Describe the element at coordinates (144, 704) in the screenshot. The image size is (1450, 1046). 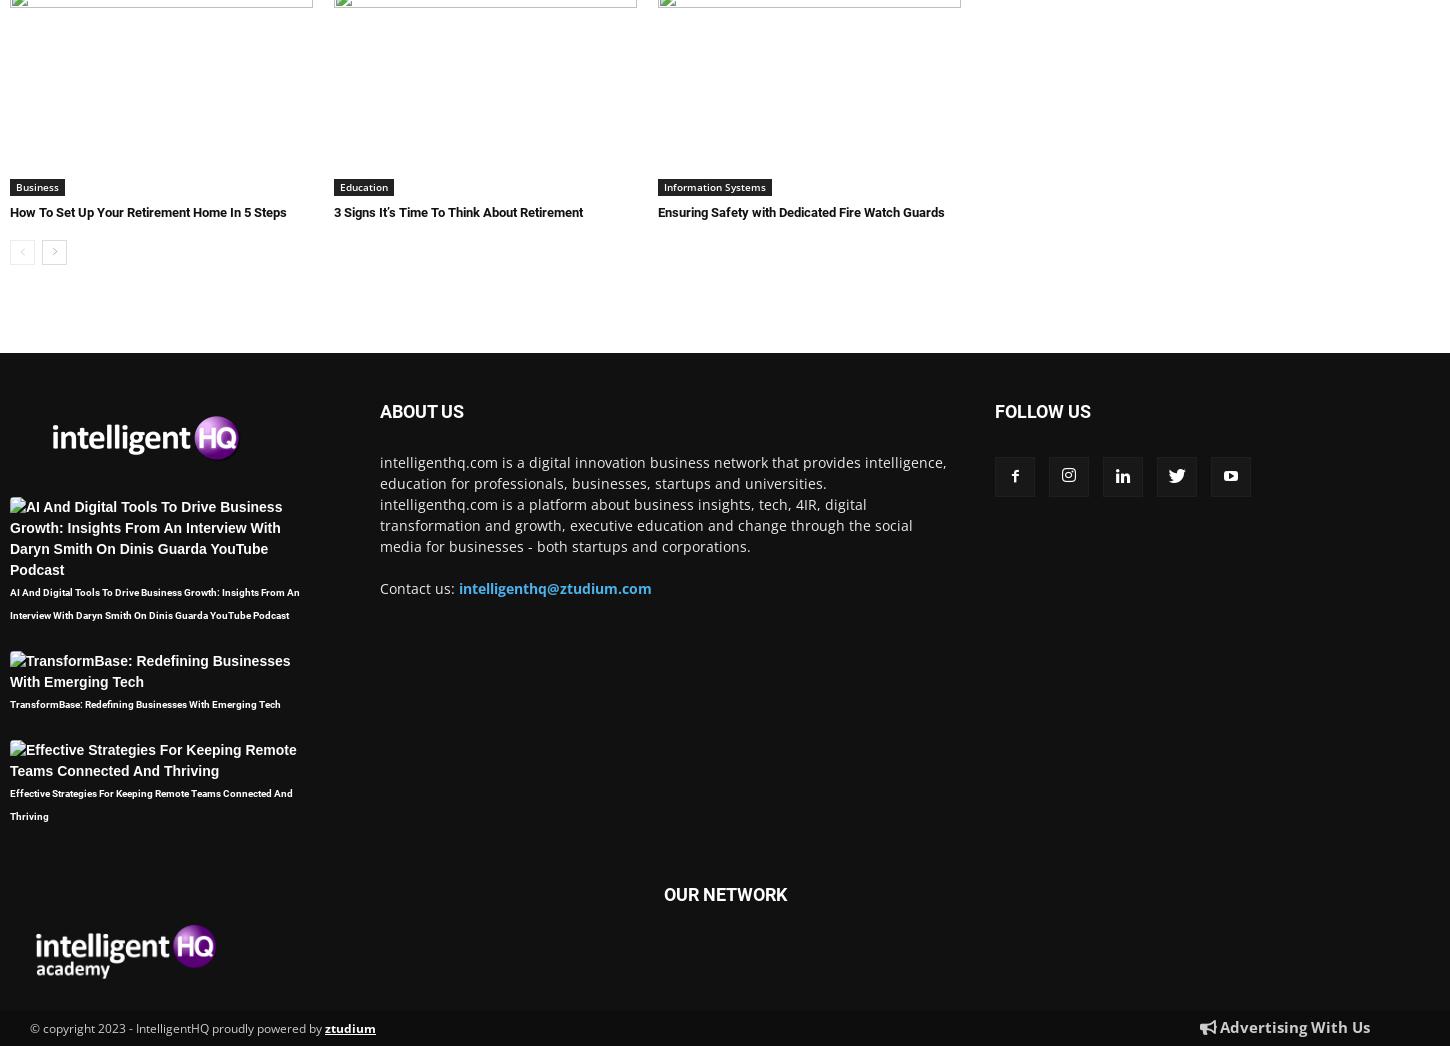
I see `'TransformBase: Redefining Businesses With Emerging Tech'` at that location.